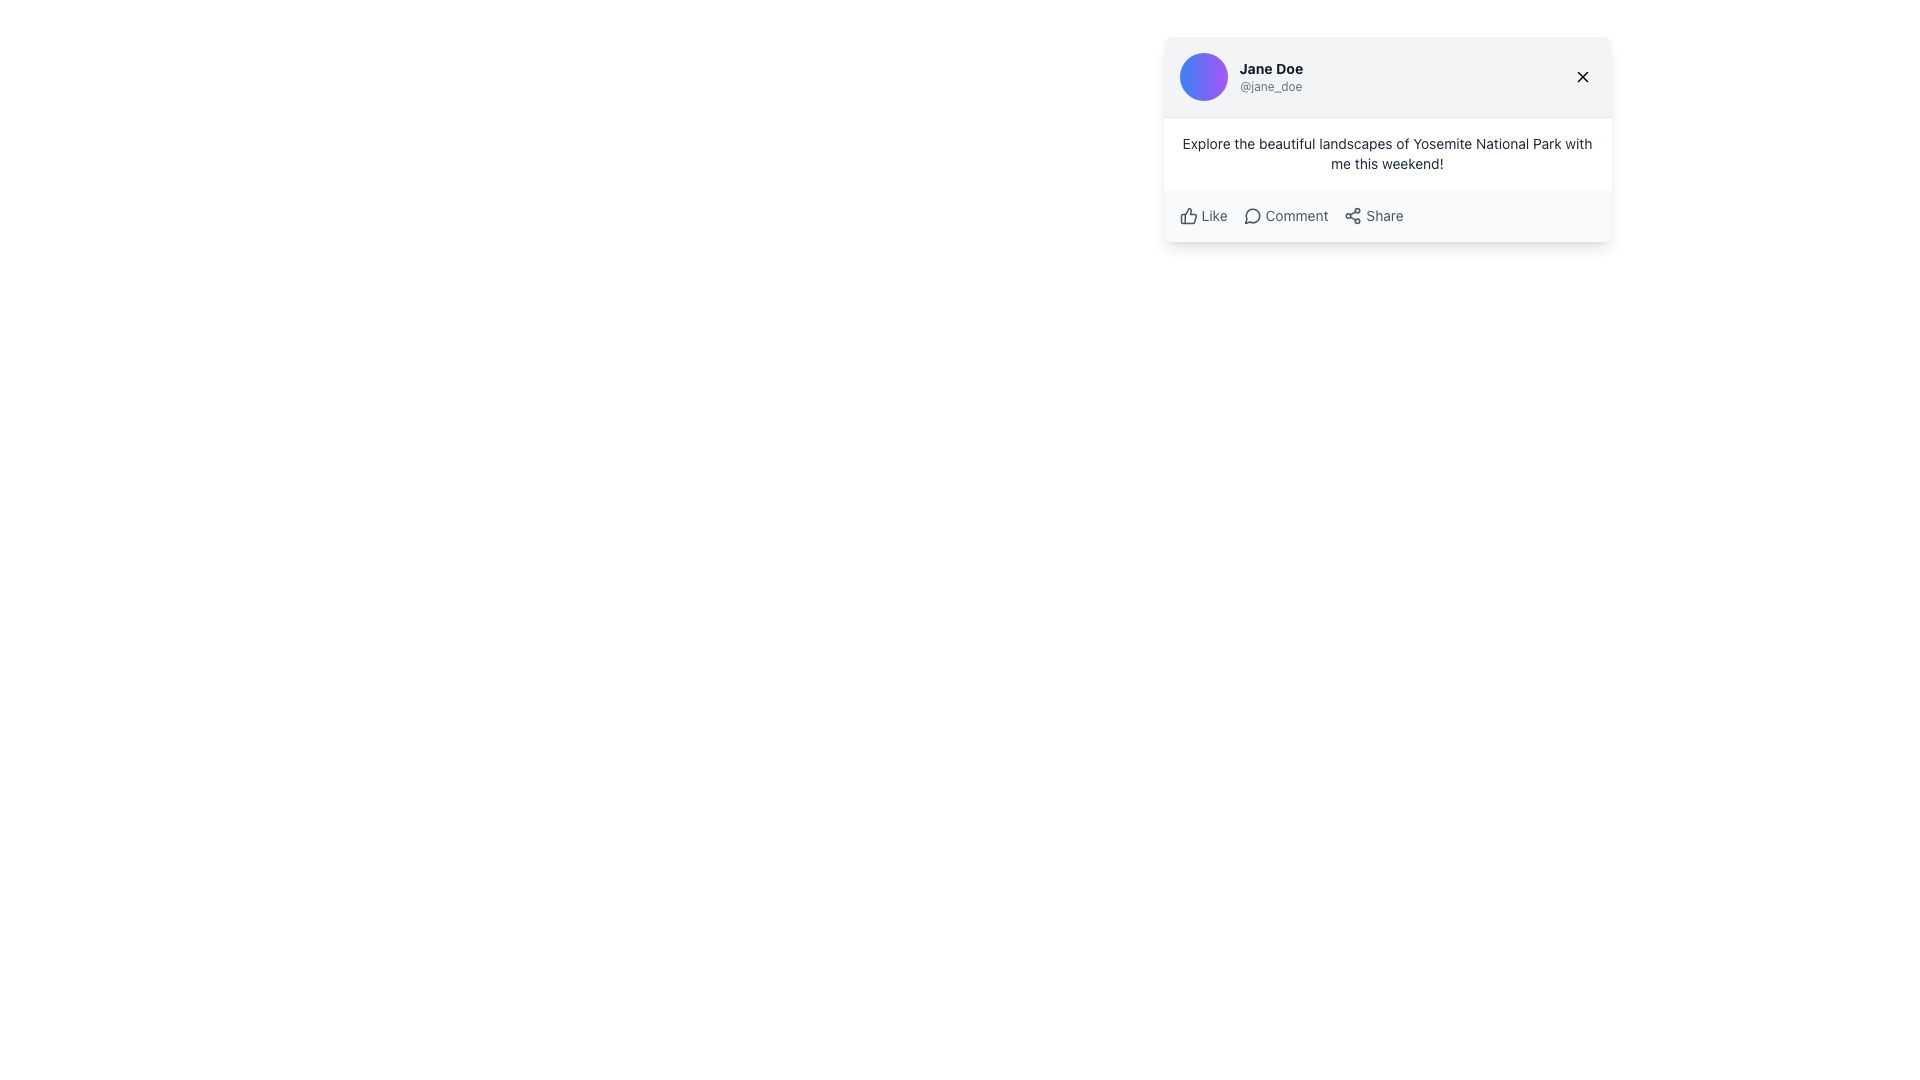 This screenshot has width=1920, height=1080. Describe the element at coordinates (1213, 216) in the screenshot. I see `the 'Like' text label which is styled in gray color, small font, located to the right of the thumbs-up icon in a horizontal line` at that location.